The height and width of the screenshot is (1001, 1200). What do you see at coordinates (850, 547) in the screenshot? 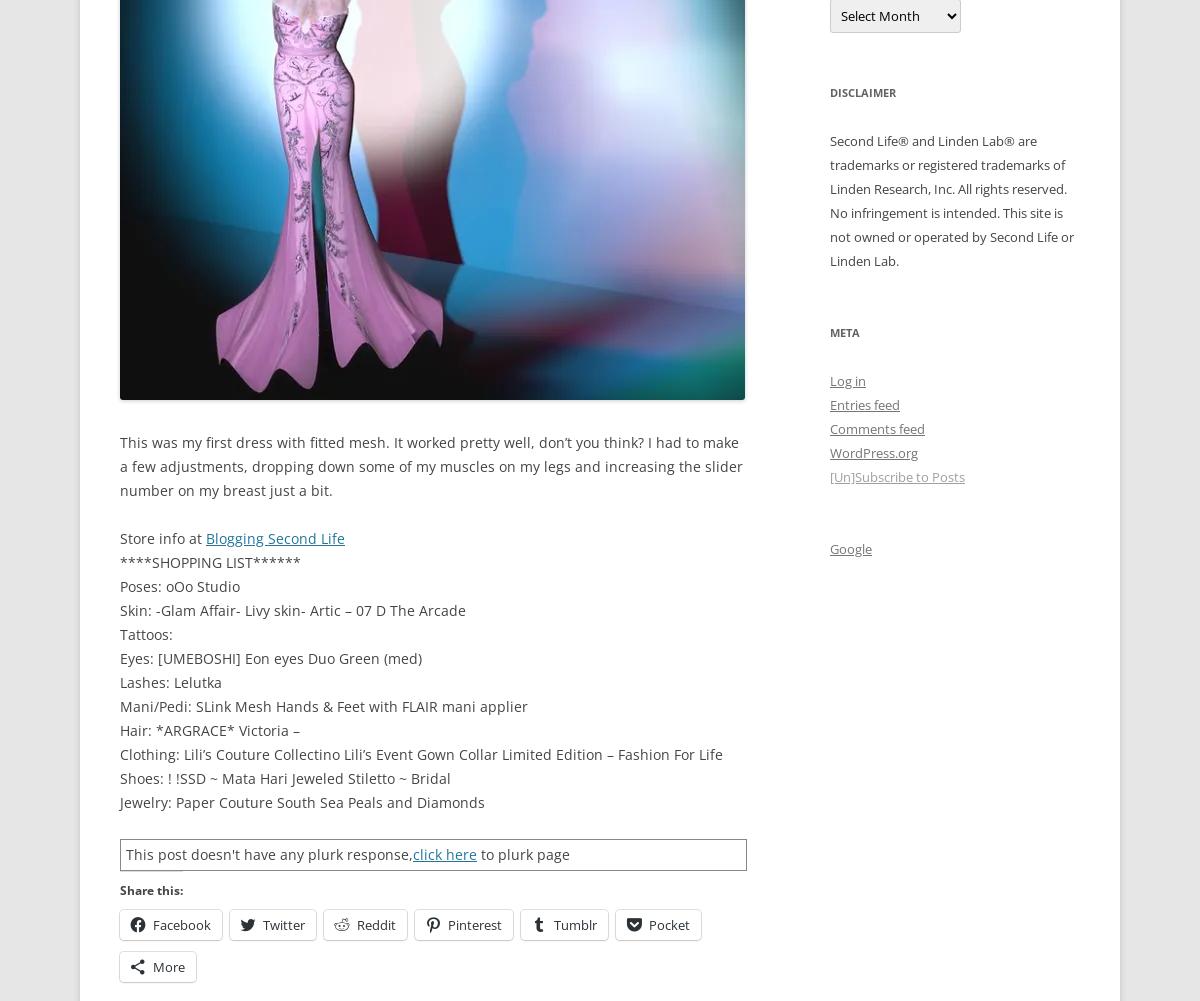
I see `'Google'` at bounding box center [850, 547].